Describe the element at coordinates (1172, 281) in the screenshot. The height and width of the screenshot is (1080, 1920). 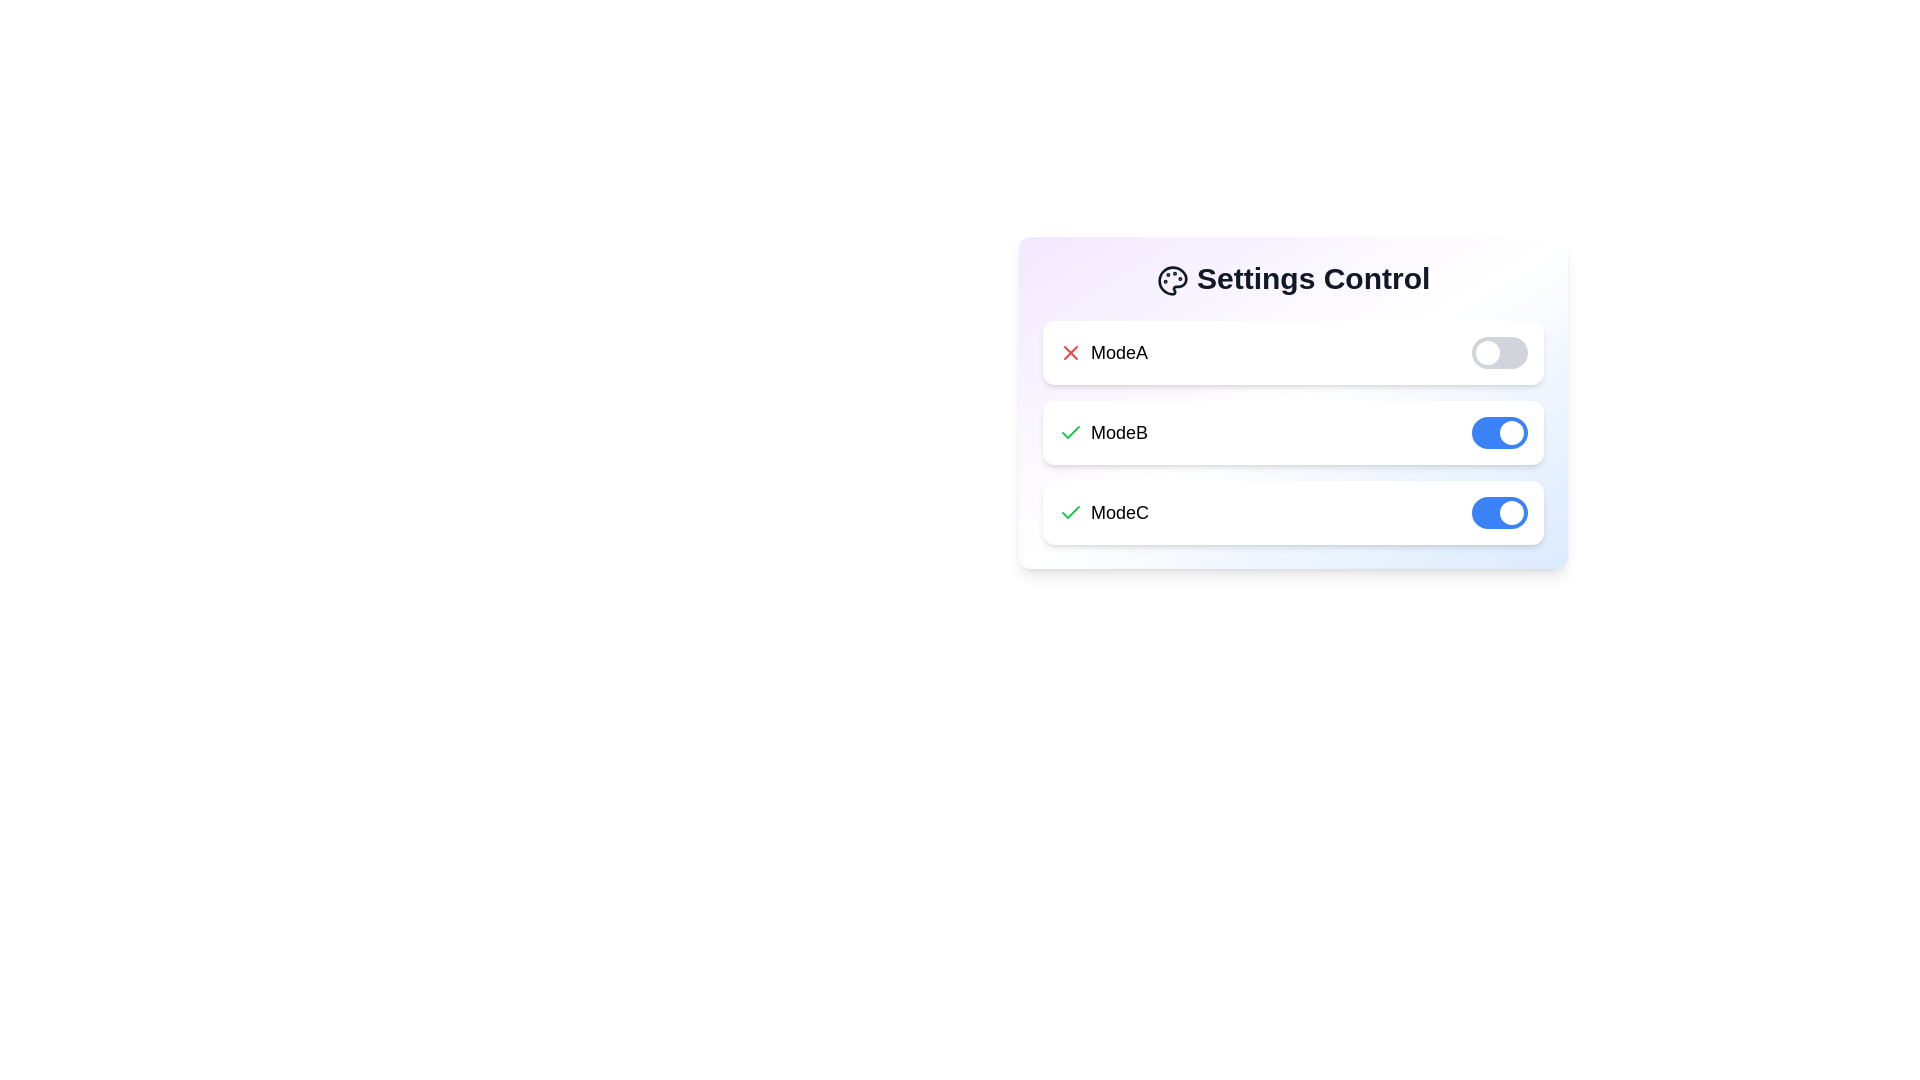
I see `the minimalist, black line-drawn palette icon located to the left of the 'Settings Control' title in the header section` at that location.